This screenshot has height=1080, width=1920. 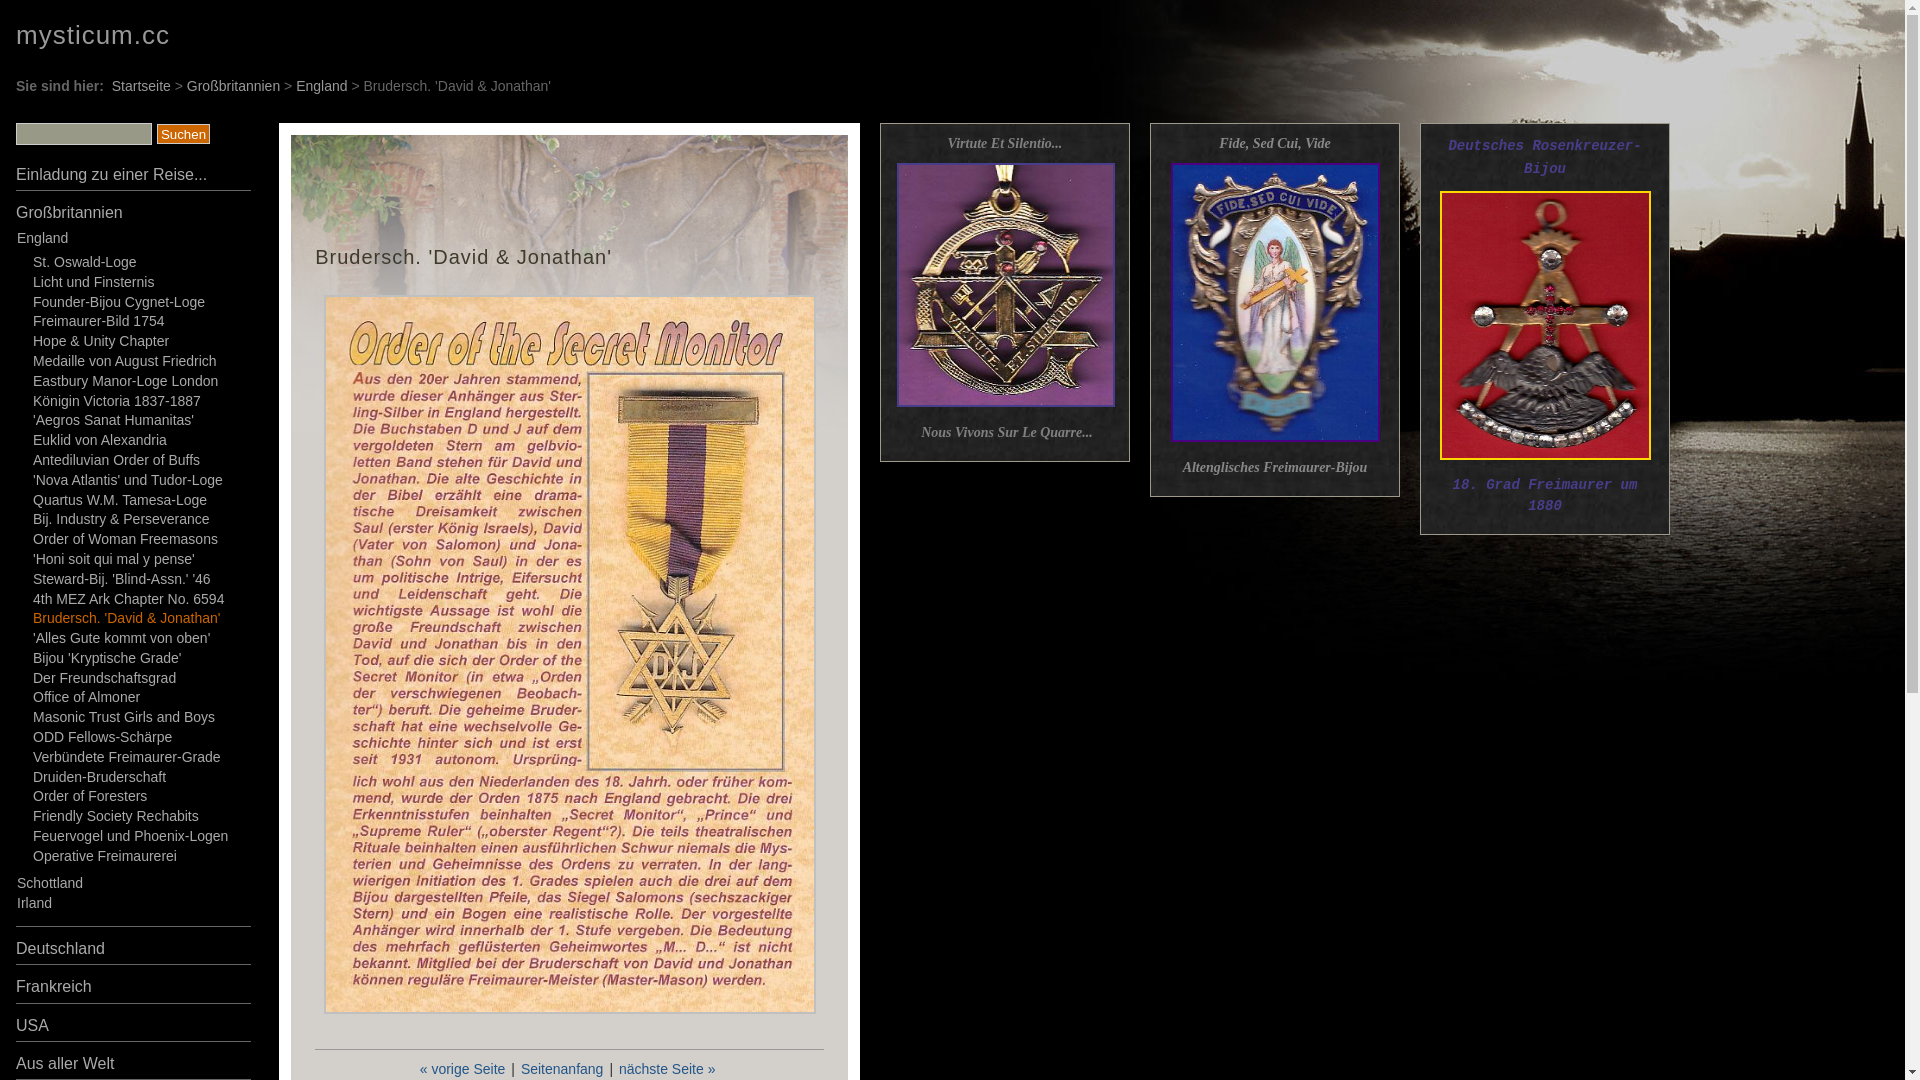 What do you see at coordinates (115, 459) in the screenshot?
I see `'Antediluvian Order of Buffs'` at bounding box center [115, 459].